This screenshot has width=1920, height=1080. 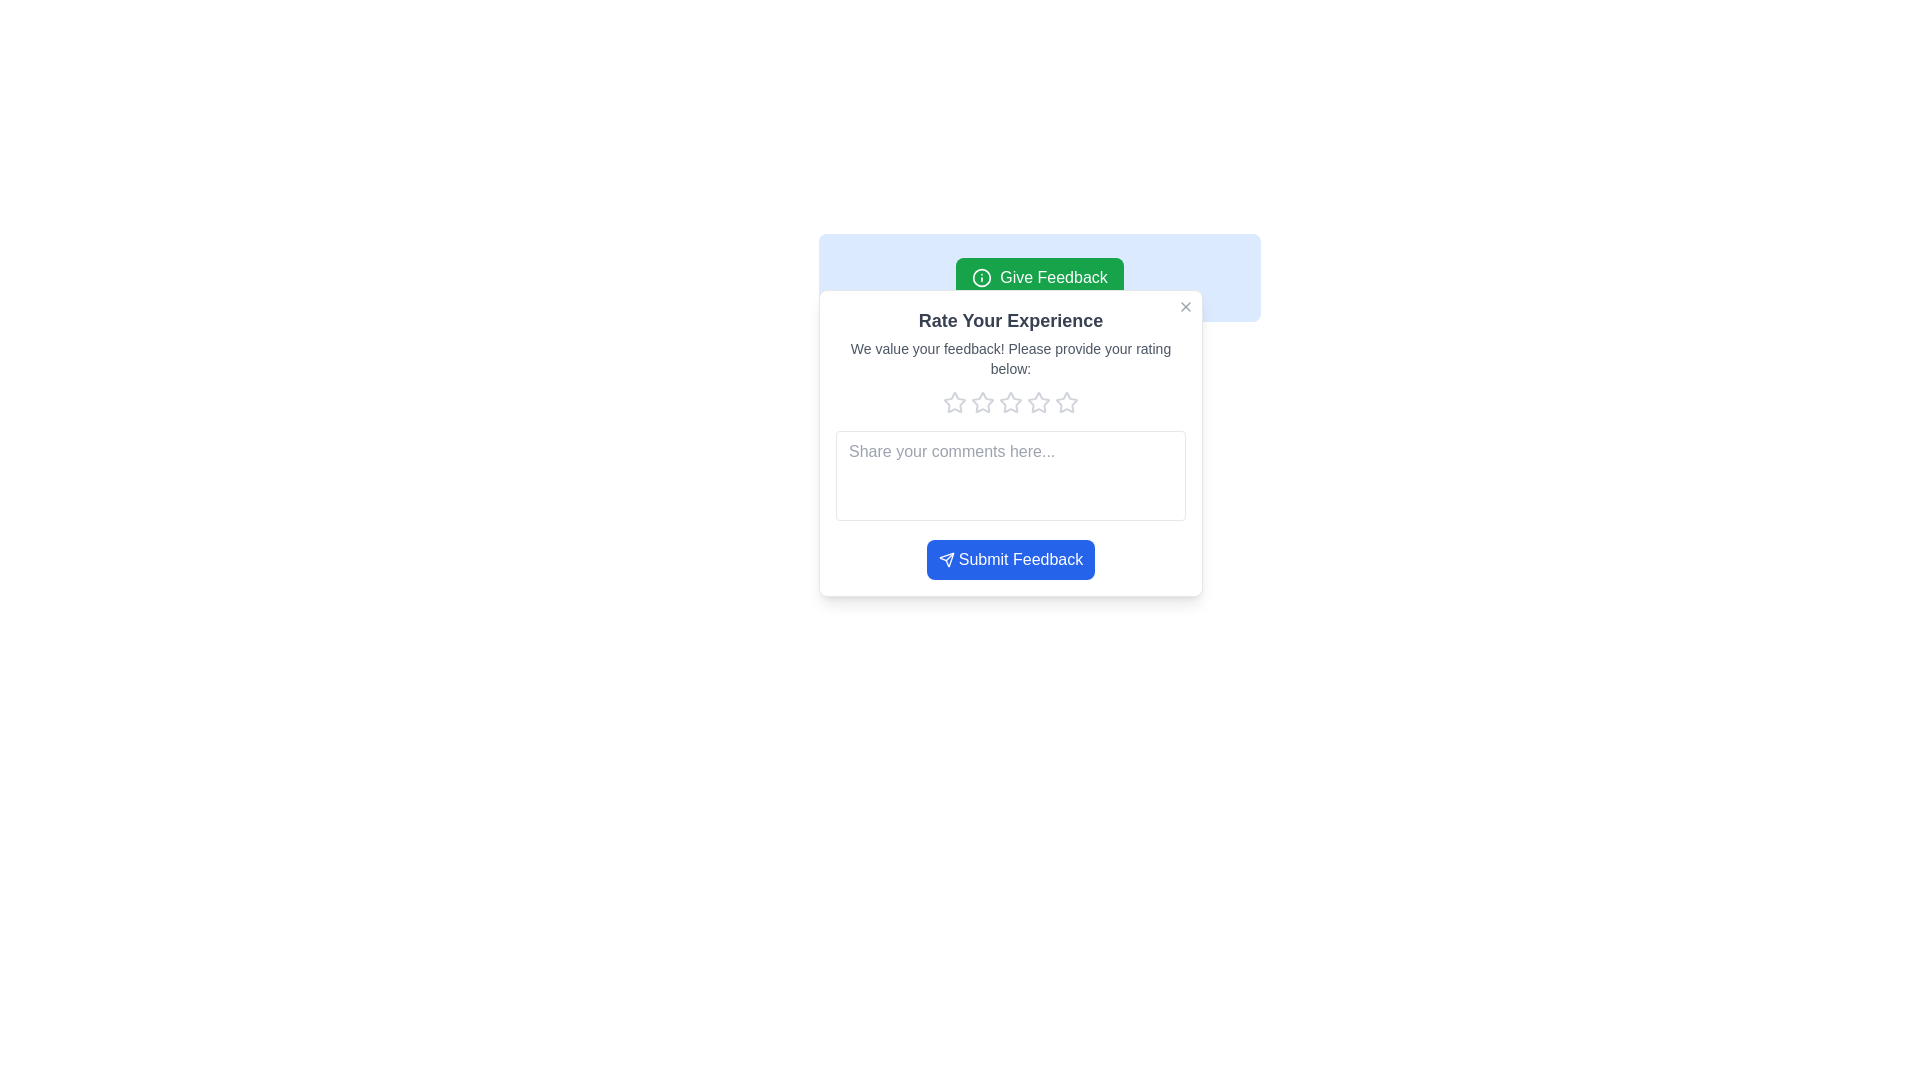 I want to click on the first star-shaped rating icon in the feedback dialog box, so click(x=954, y=402).